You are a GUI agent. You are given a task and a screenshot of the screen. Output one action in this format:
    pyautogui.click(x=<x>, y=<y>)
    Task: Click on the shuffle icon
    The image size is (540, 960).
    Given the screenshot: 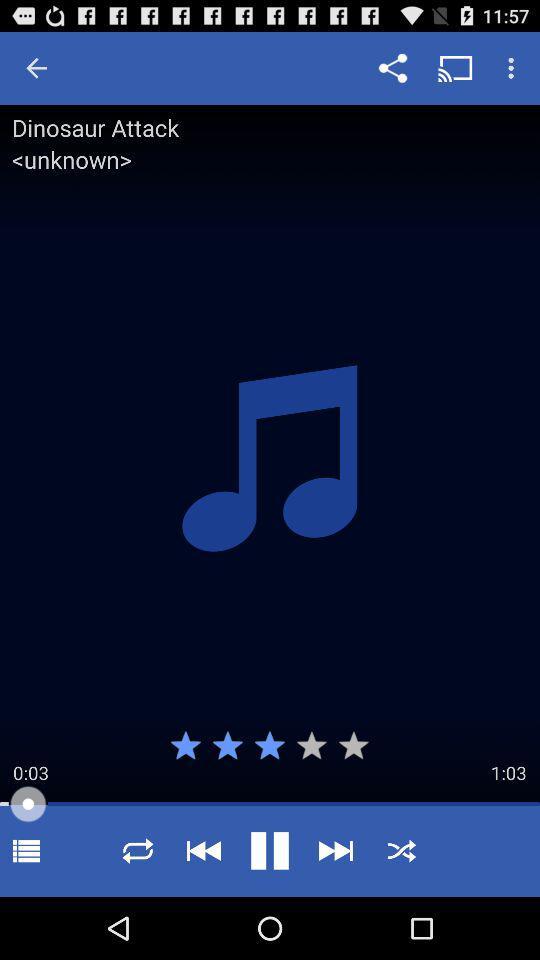 What is the action you would take?
    pyautogui.click(x=401, y=850)
    